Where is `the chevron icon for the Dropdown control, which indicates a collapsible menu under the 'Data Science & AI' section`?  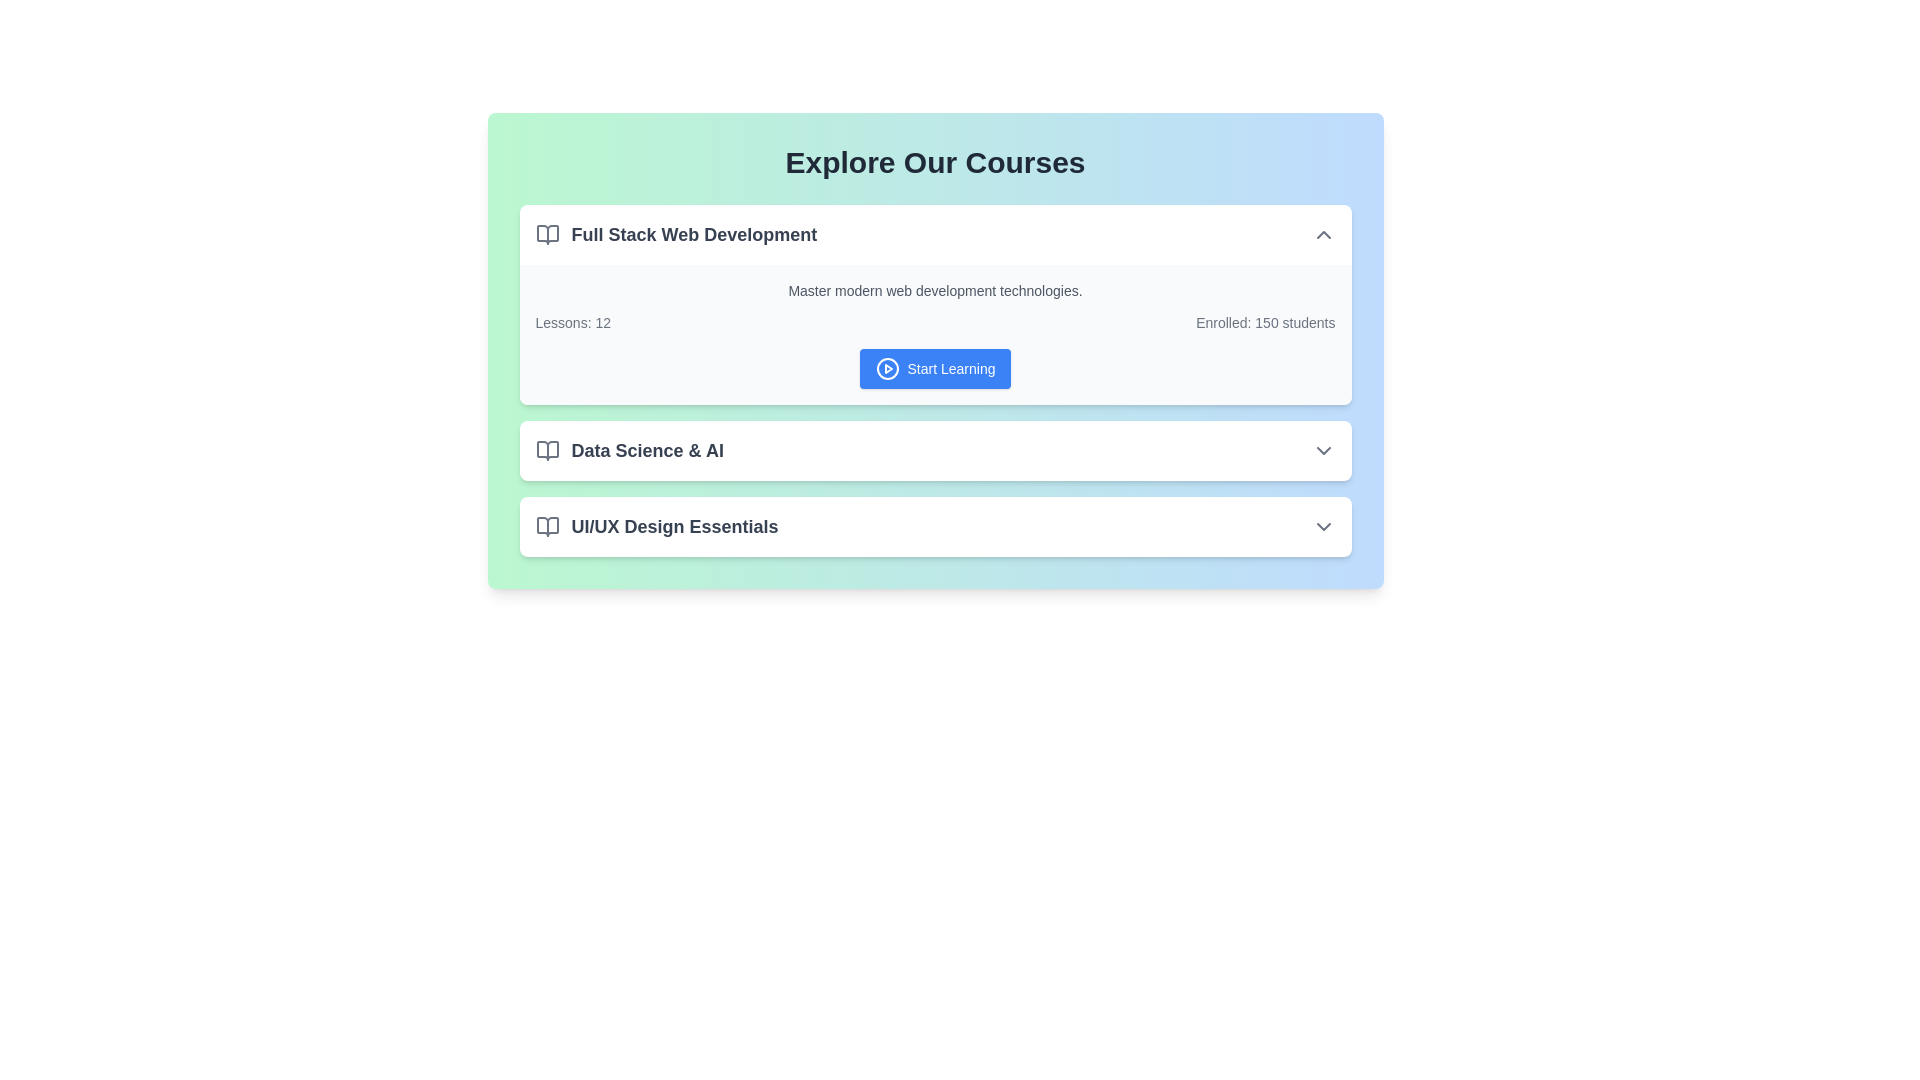 the chevron icon for the Dropdown control, which indicates a collapsible menu under the 'Data Science & AI' section is located at coordinates (1323, 451).